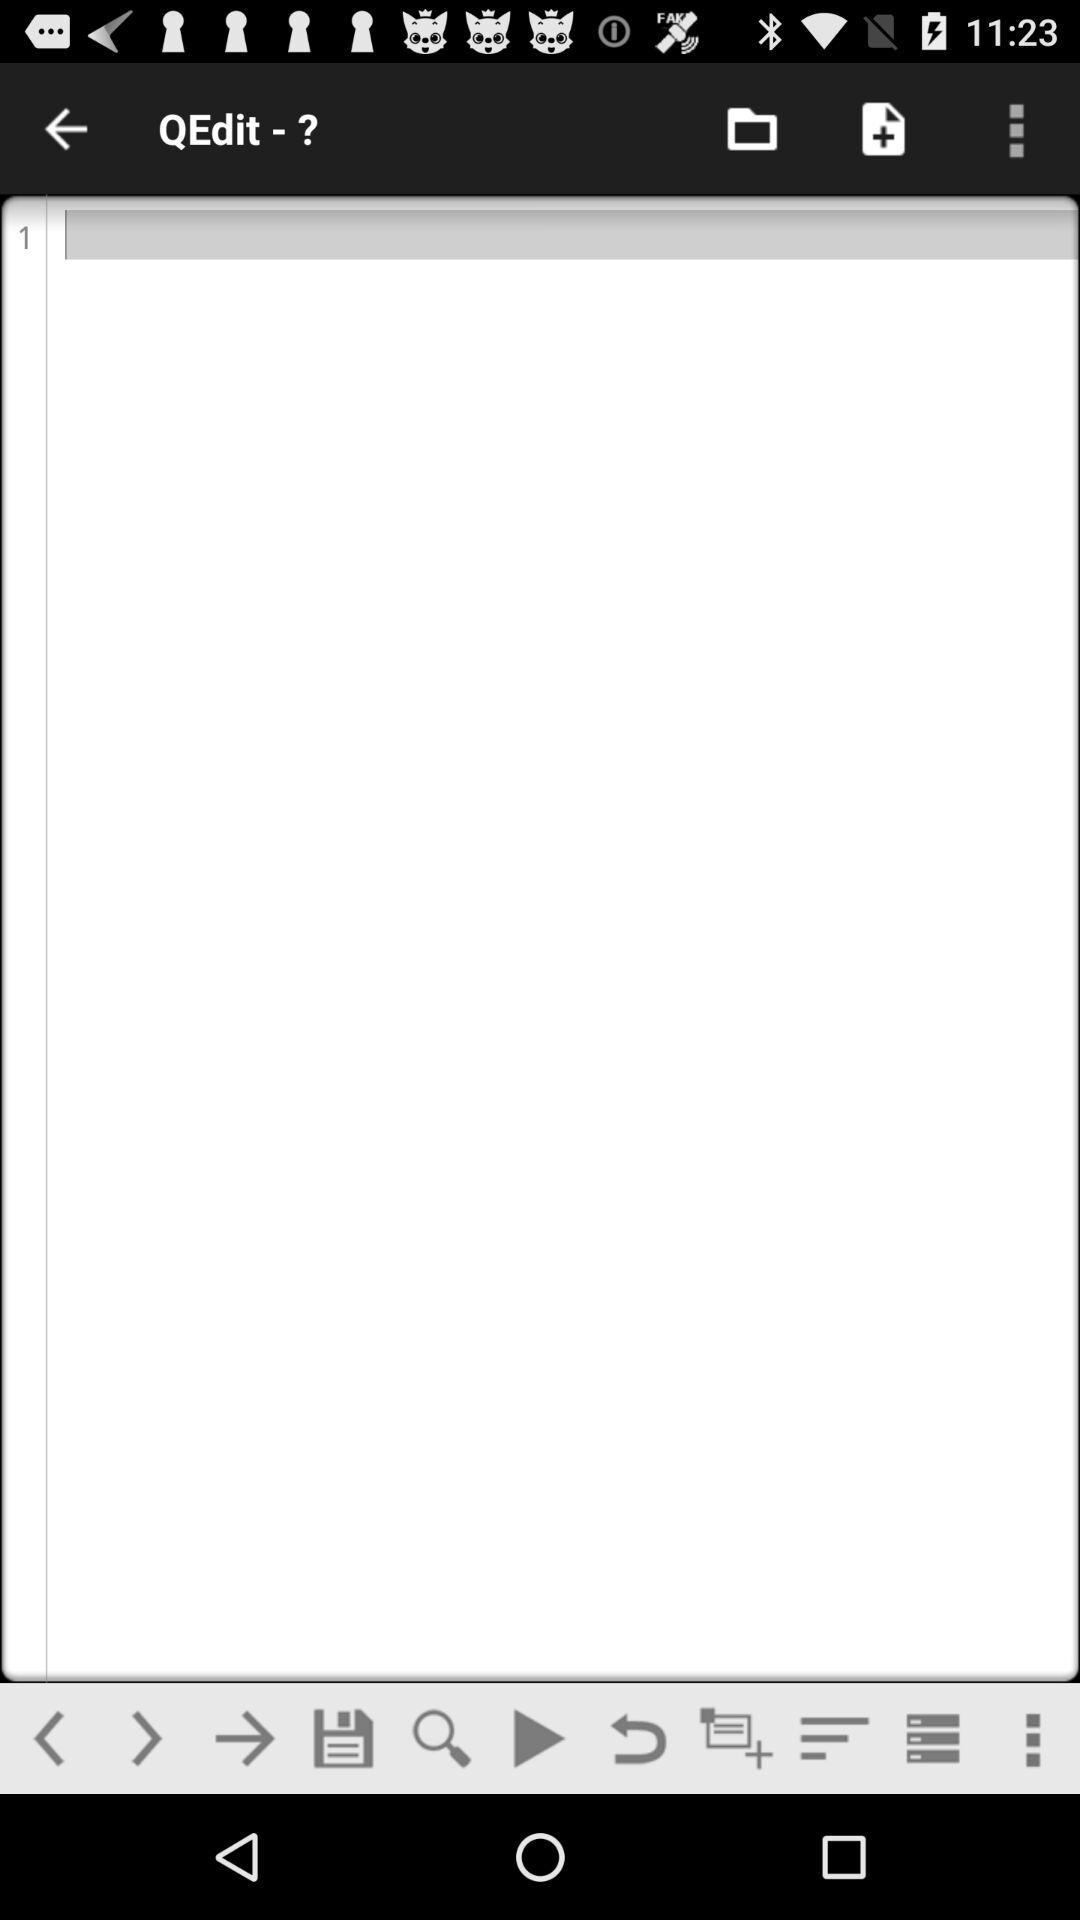  What do you see at coordinates (145, 1737) in the screenshot?
I see `go forward` at bounding box center [145, 1737].